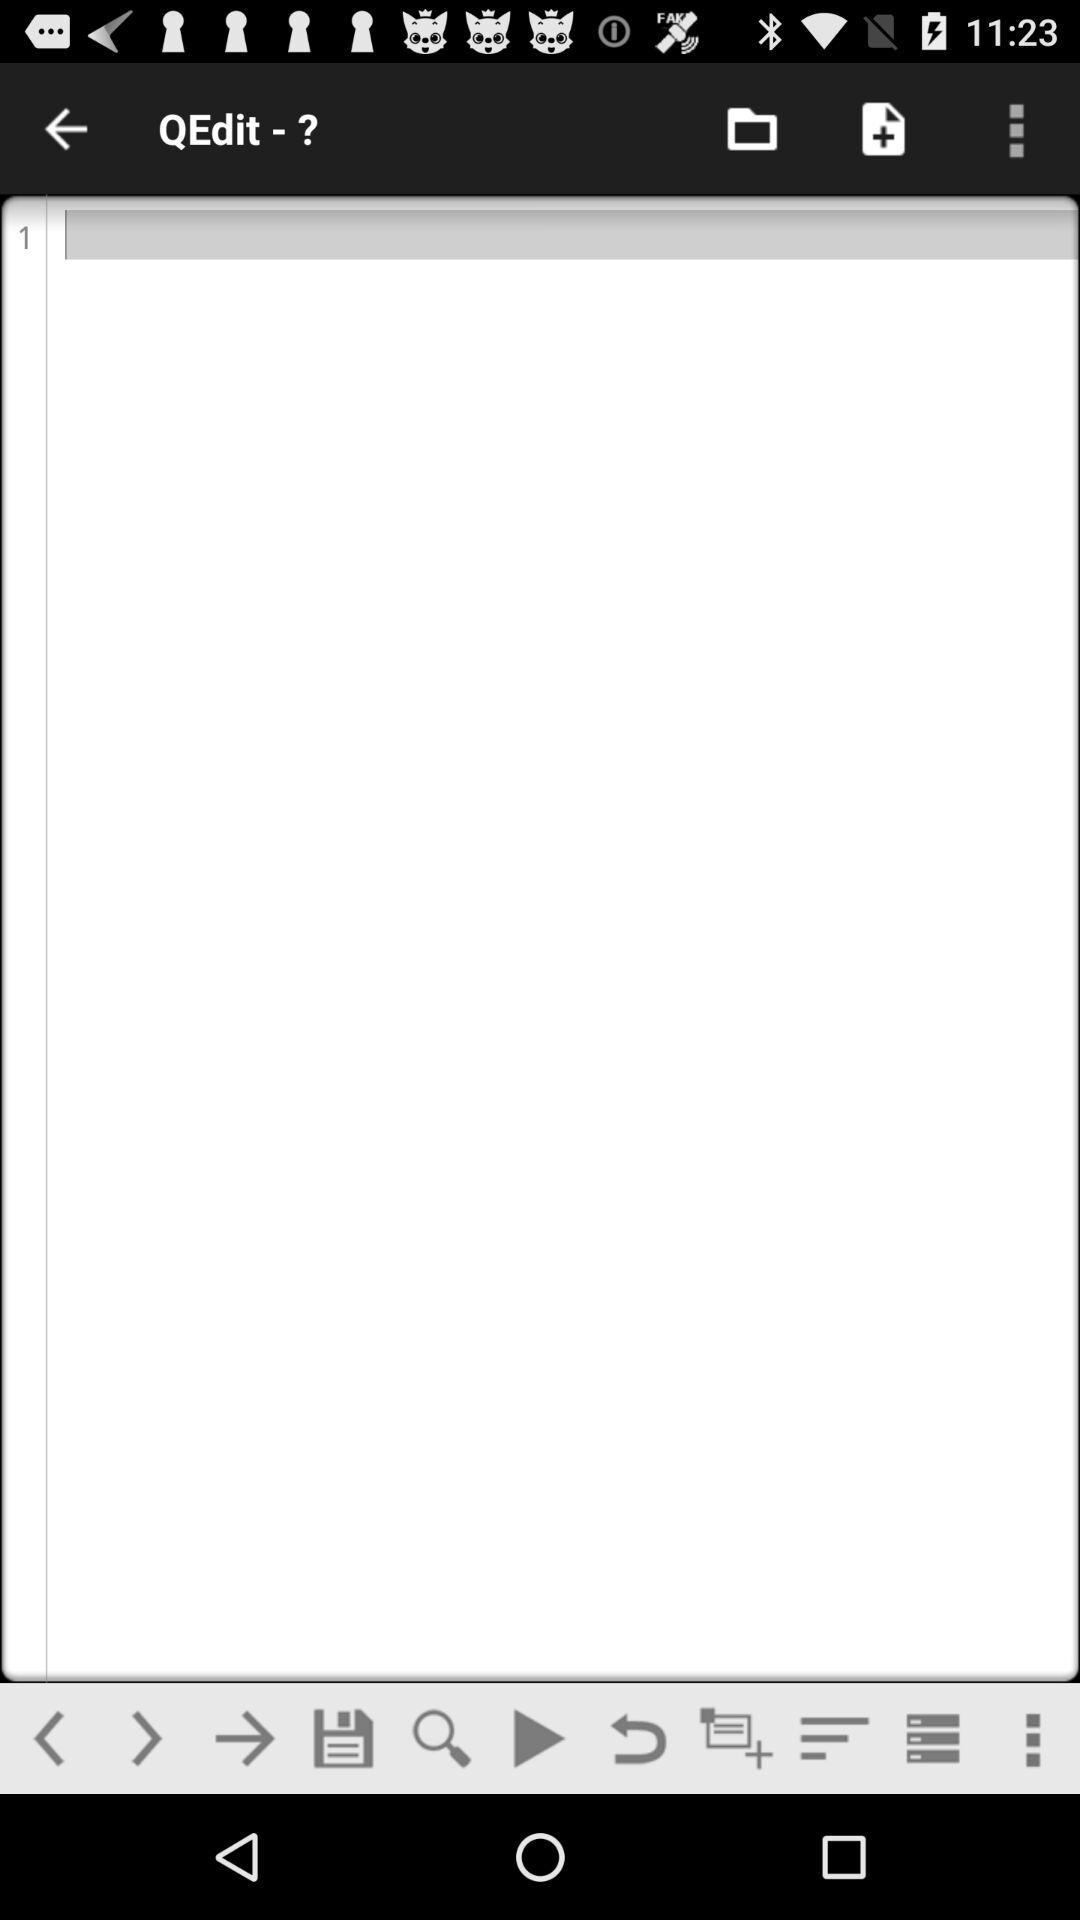  What do you see at coordinates (145, 1737) in the screenshot?
I see `go forward` at bounding box center [145, 1737].